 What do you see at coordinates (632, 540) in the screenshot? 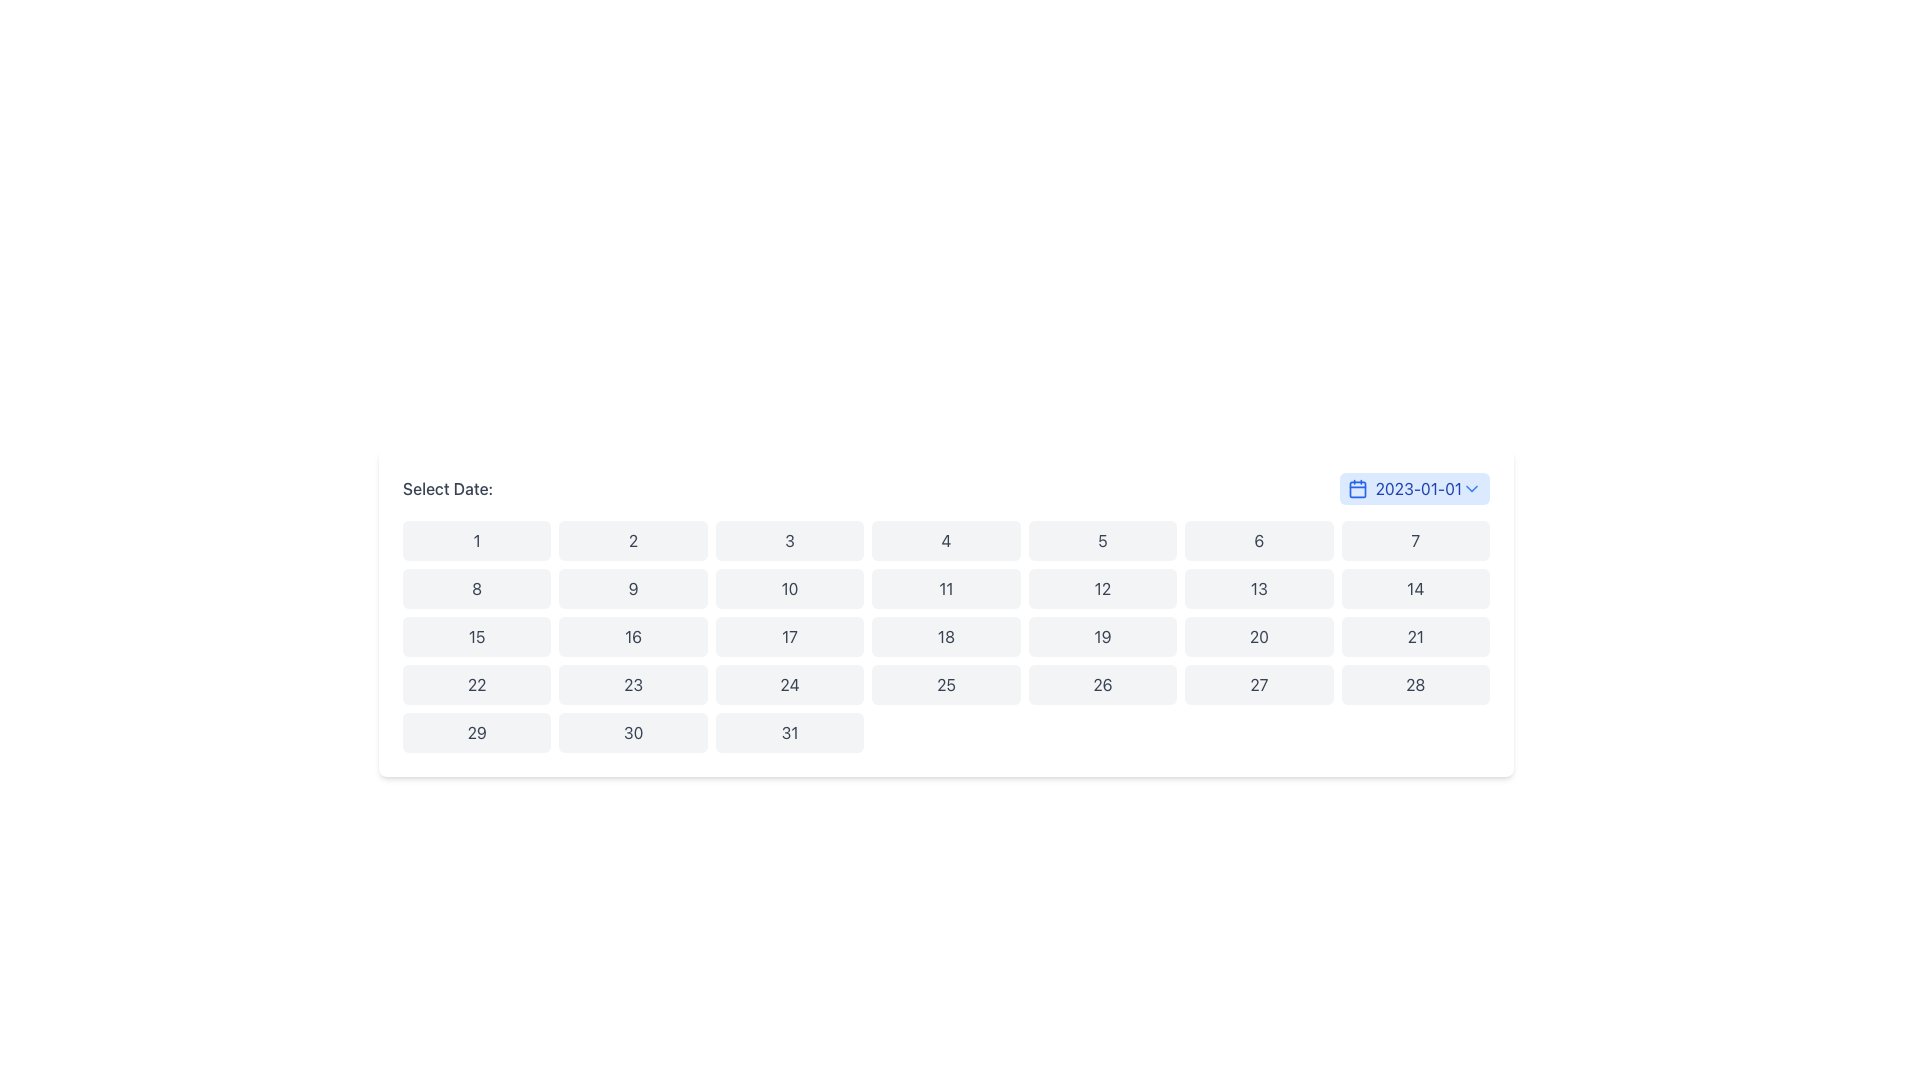
I see `the calendar day selector button that represents the number 2 to trigger hover effects` at bounding box center [632, 540].